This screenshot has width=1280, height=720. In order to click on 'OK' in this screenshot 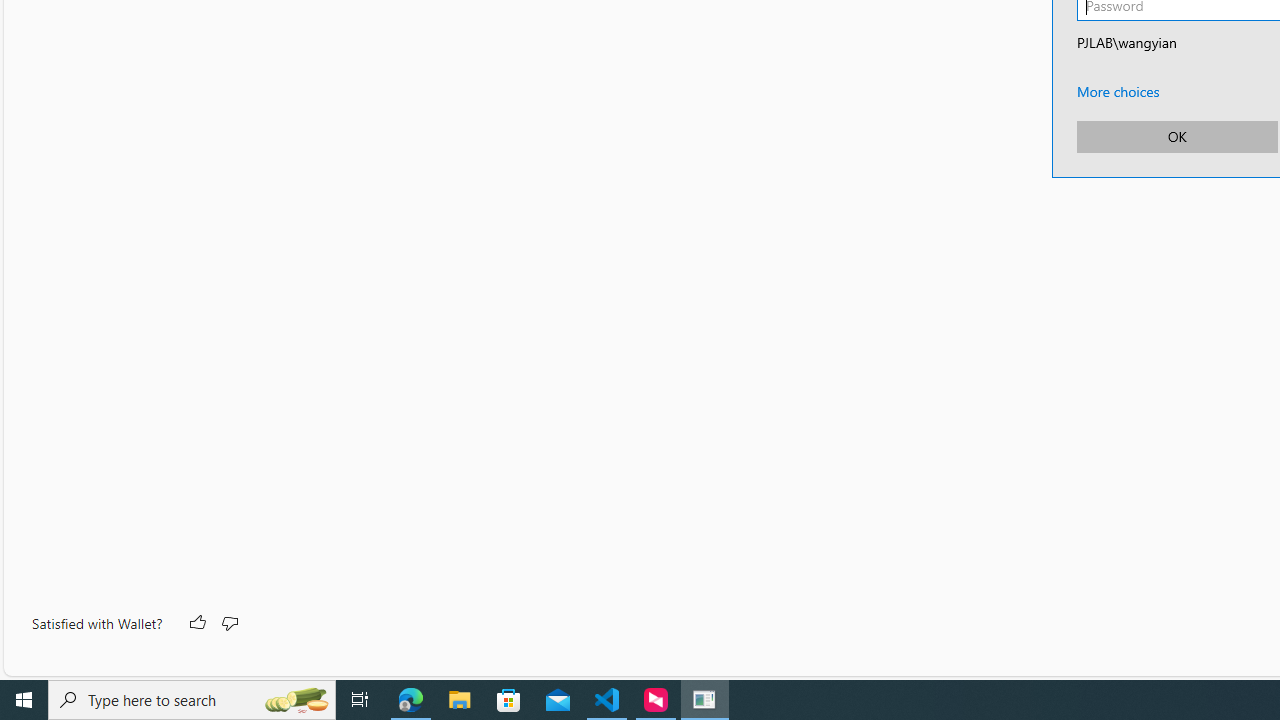, I will do `click(1176, 135)`.